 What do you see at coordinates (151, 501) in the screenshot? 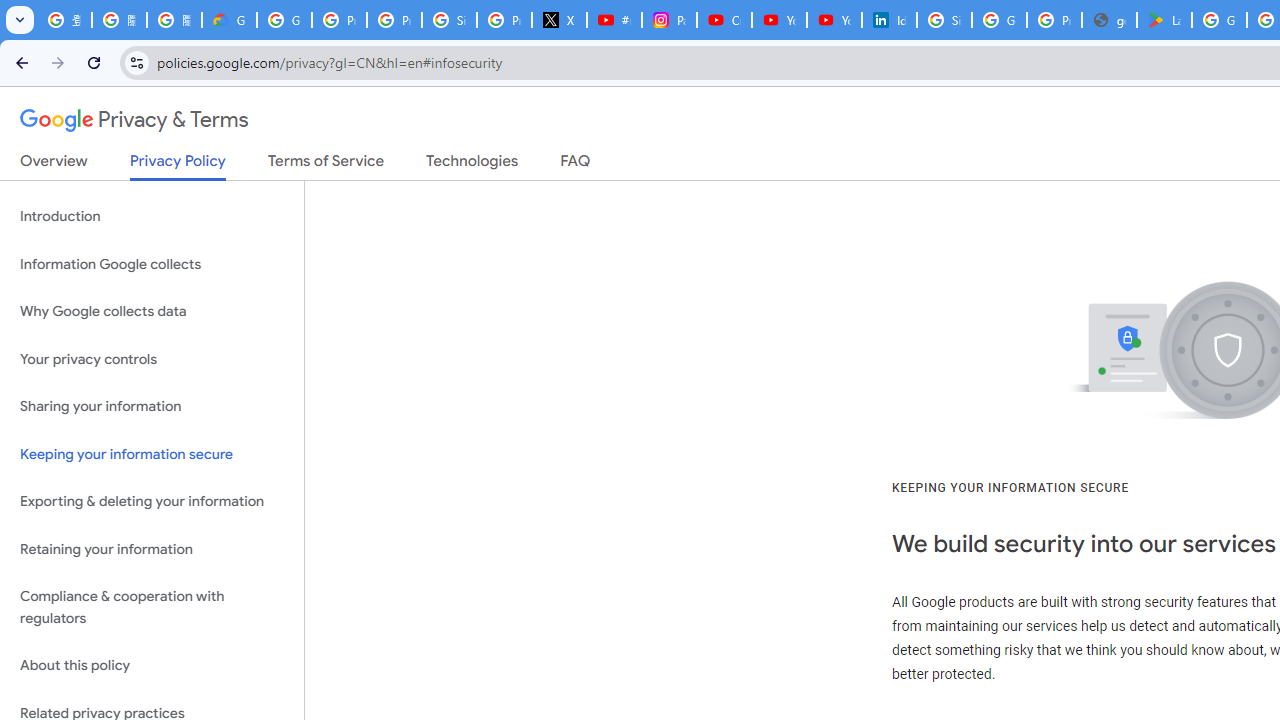
I see `'Exporting & deleting your information'` at bounding box center [151, 501].